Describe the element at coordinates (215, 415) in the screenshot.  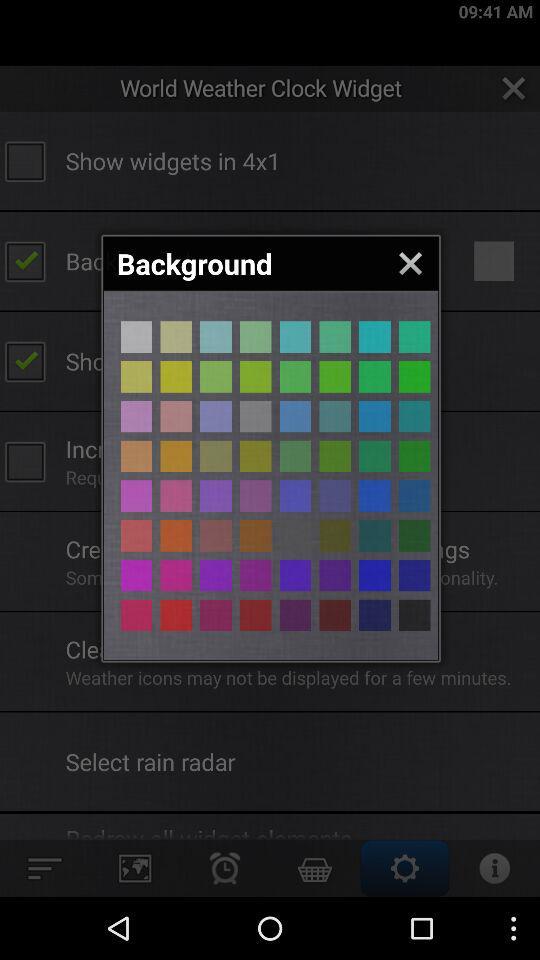
I see `background colour` at that location.